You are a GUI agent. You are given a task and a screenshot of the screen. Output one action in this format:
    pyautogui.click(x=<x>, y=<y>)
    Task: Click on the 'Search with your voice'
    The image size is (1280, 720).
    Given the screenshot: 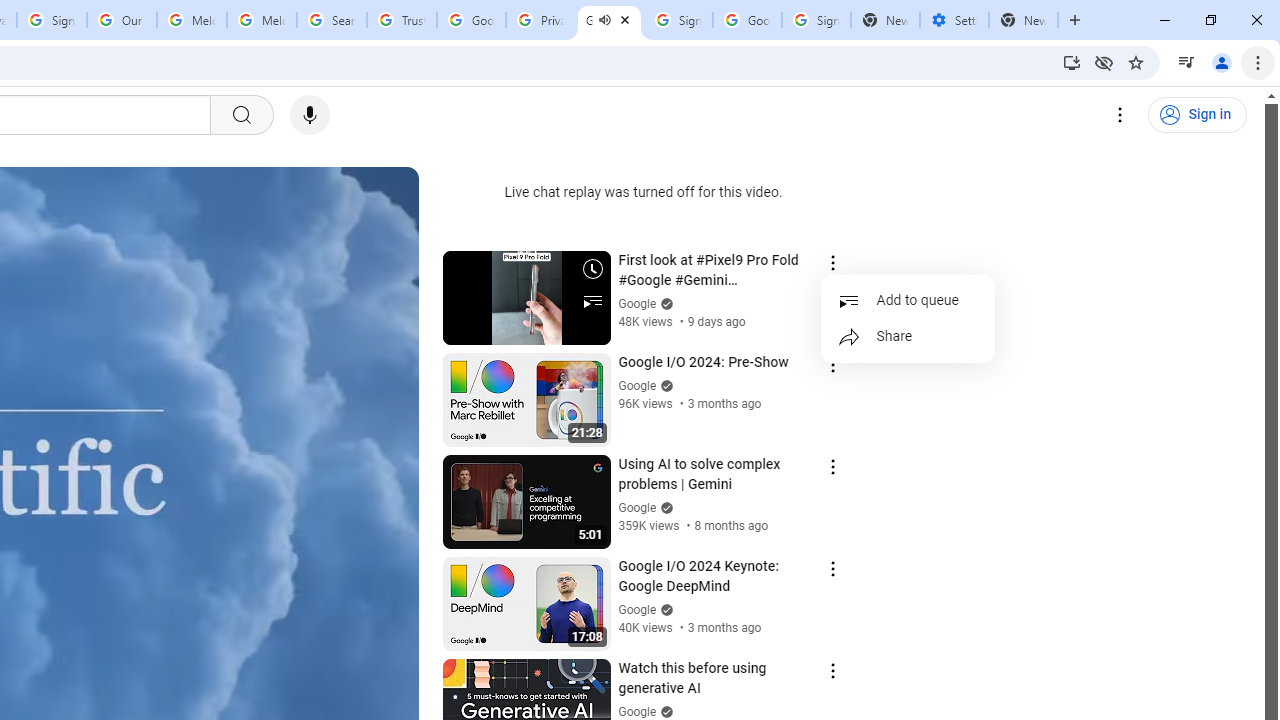 What is the action you would take?
    pyautogui.click(x=308, y=115)
    